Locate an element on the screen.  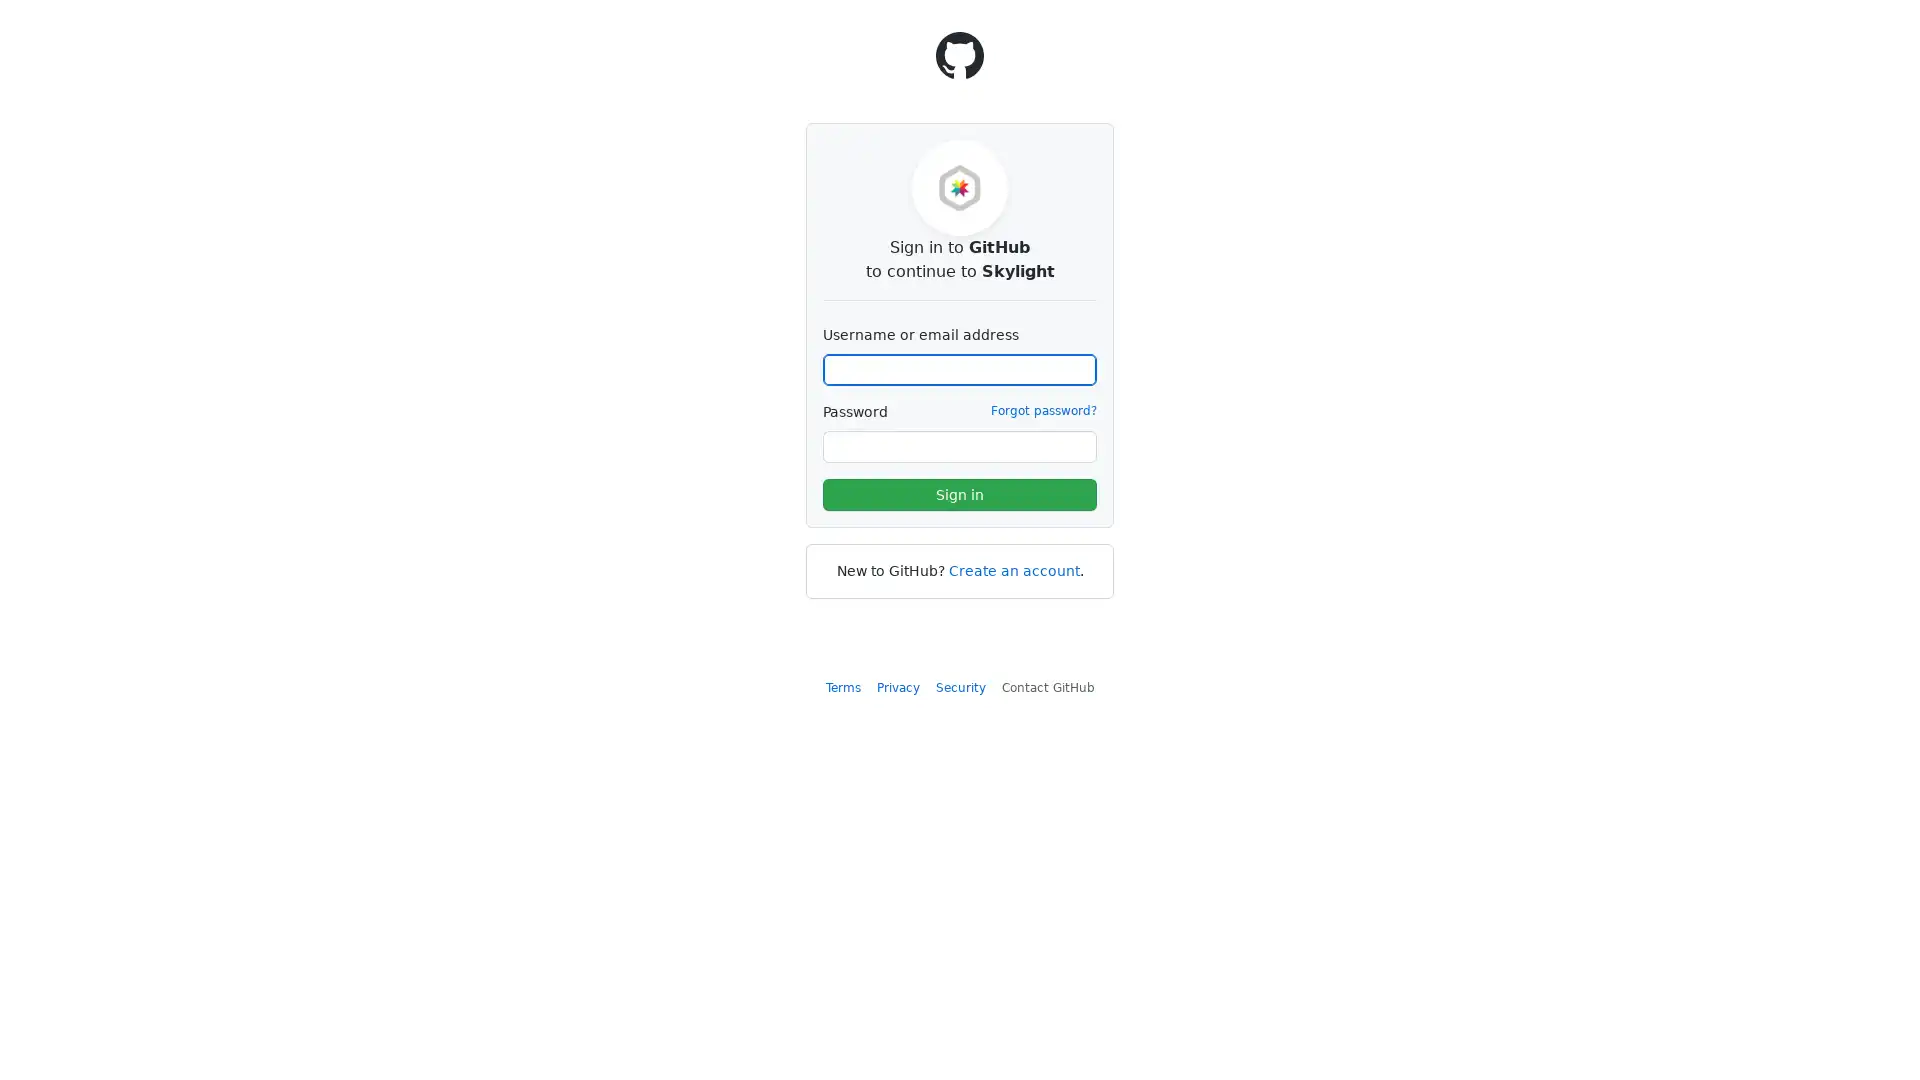
Sign in is located at coordinates (960, 494).